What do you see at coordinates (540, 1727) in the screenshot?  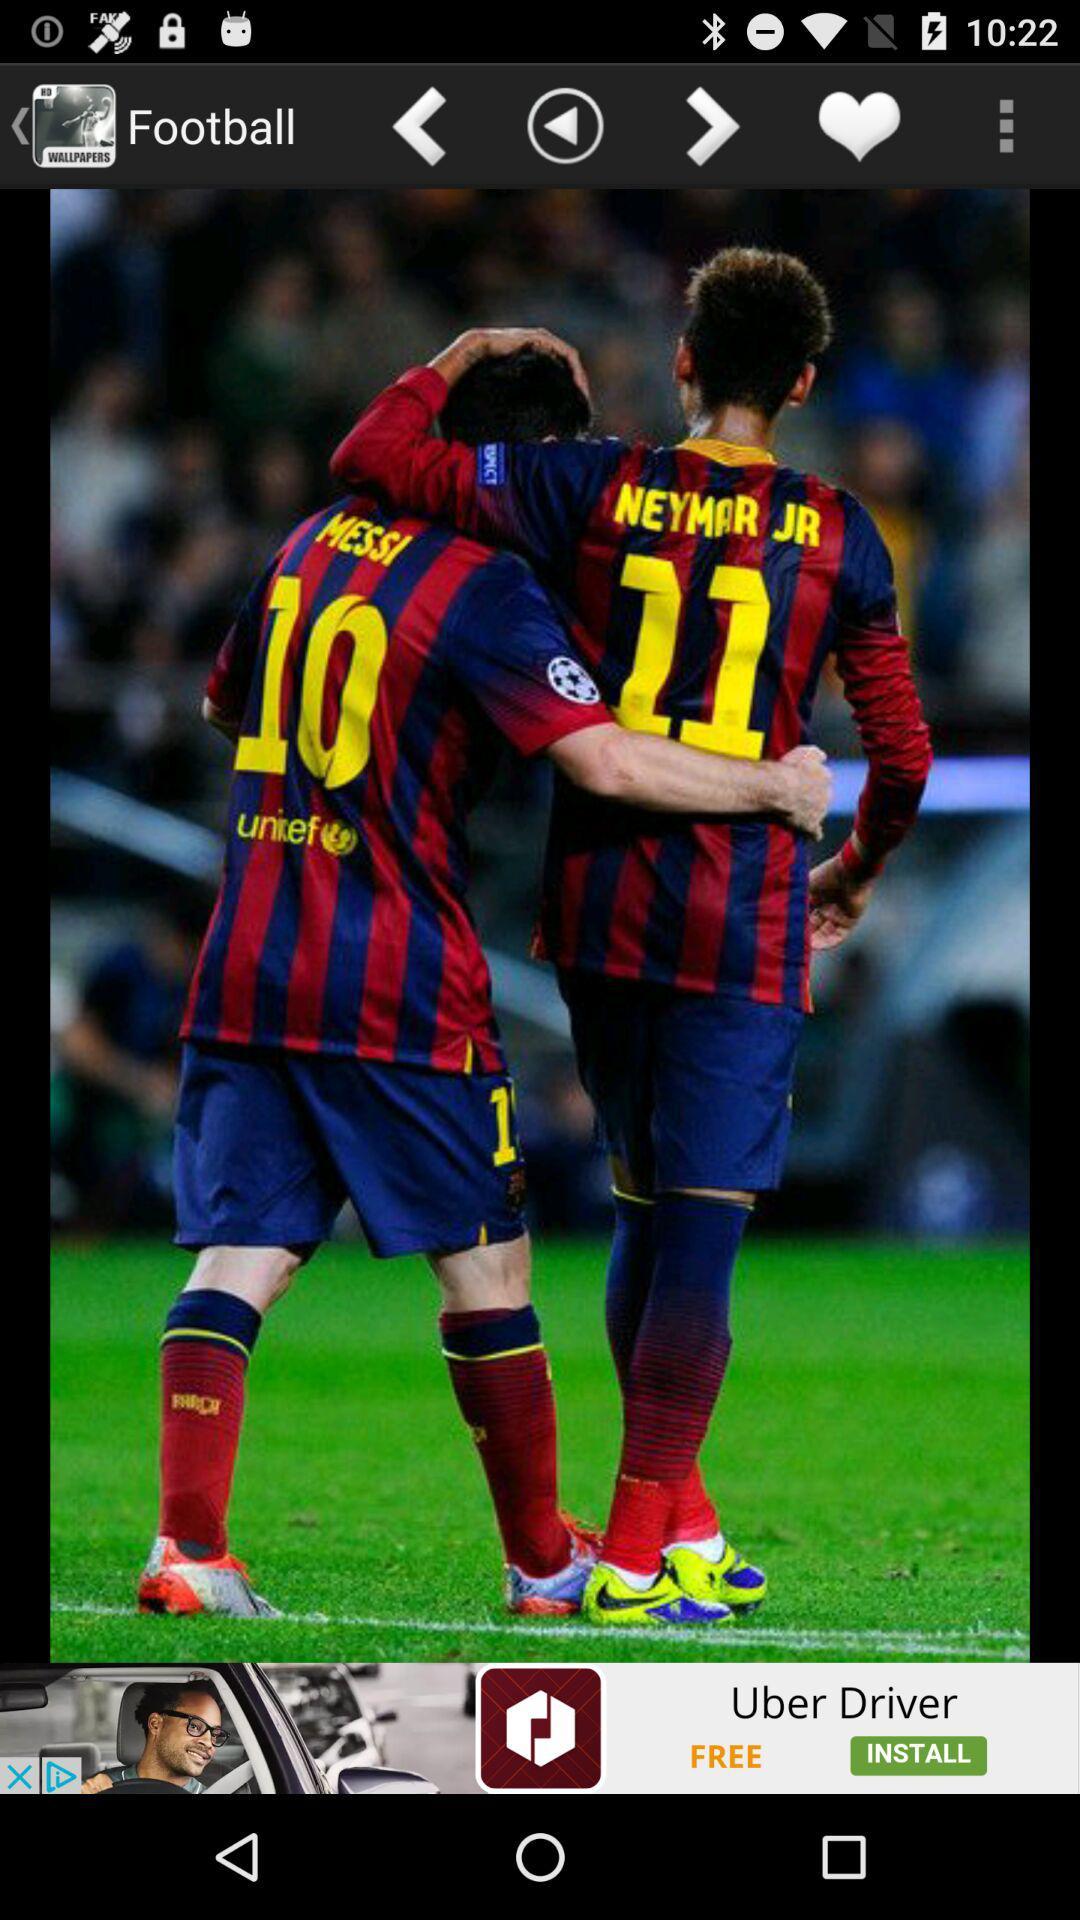 I see `advertisement link` at bounding box center [540, 1727].